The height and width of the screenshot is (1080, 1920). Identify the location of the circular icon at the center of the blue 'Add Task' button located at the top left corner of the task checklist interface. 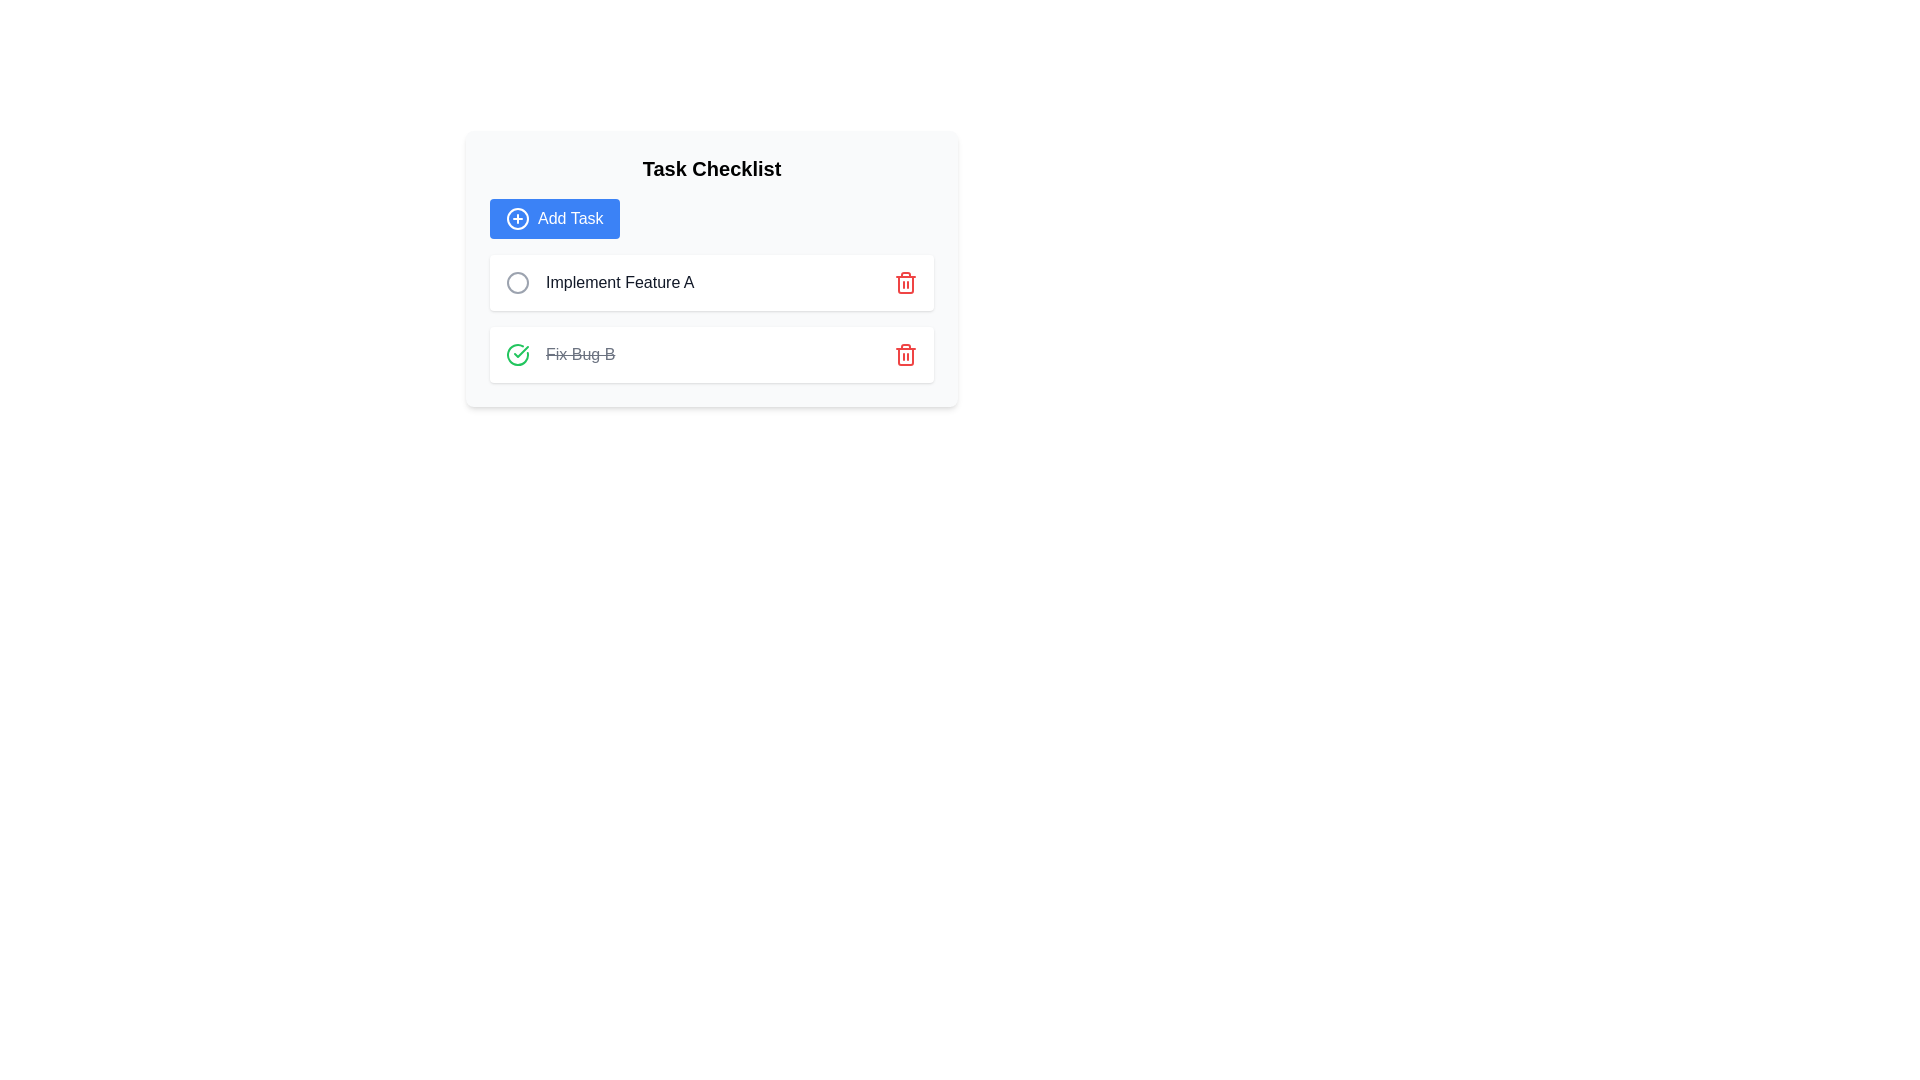
(518, 219).